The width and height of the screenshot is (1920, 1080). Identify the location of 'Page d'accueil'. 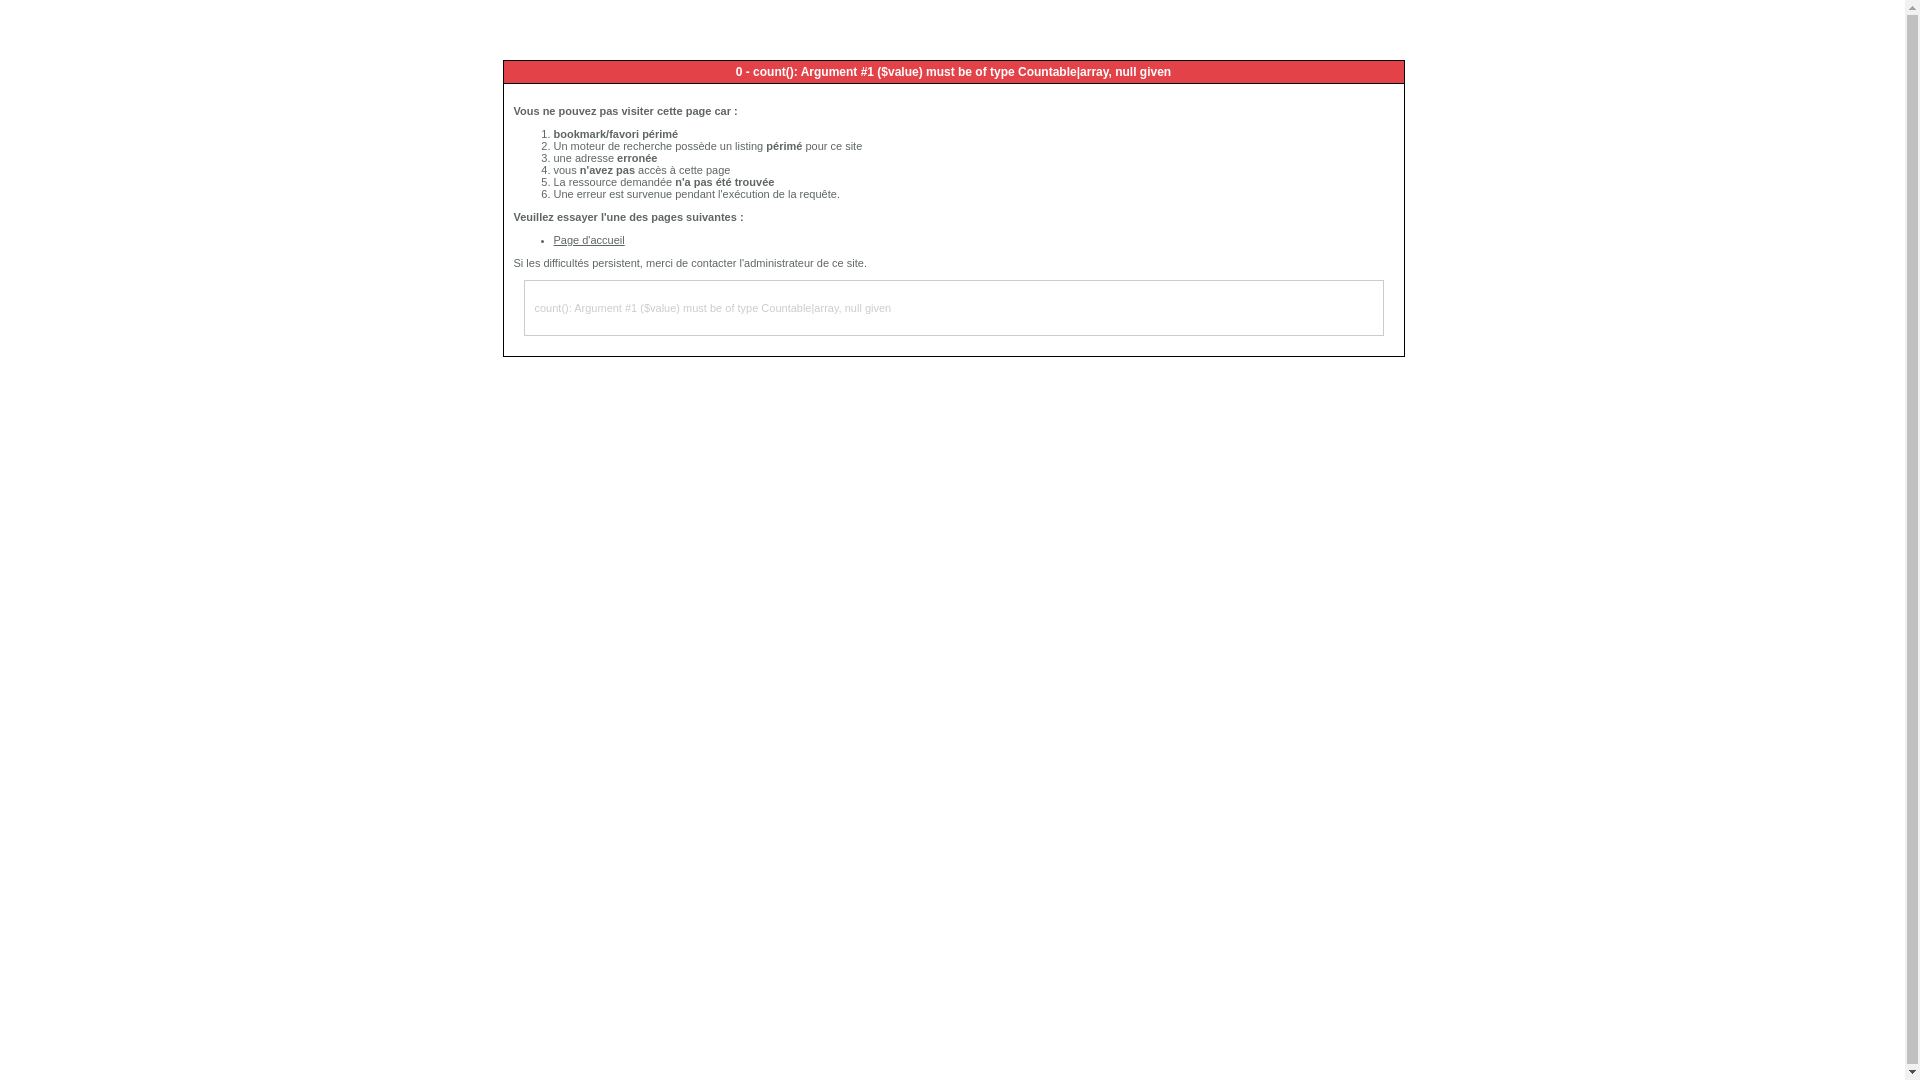
(588, 238).